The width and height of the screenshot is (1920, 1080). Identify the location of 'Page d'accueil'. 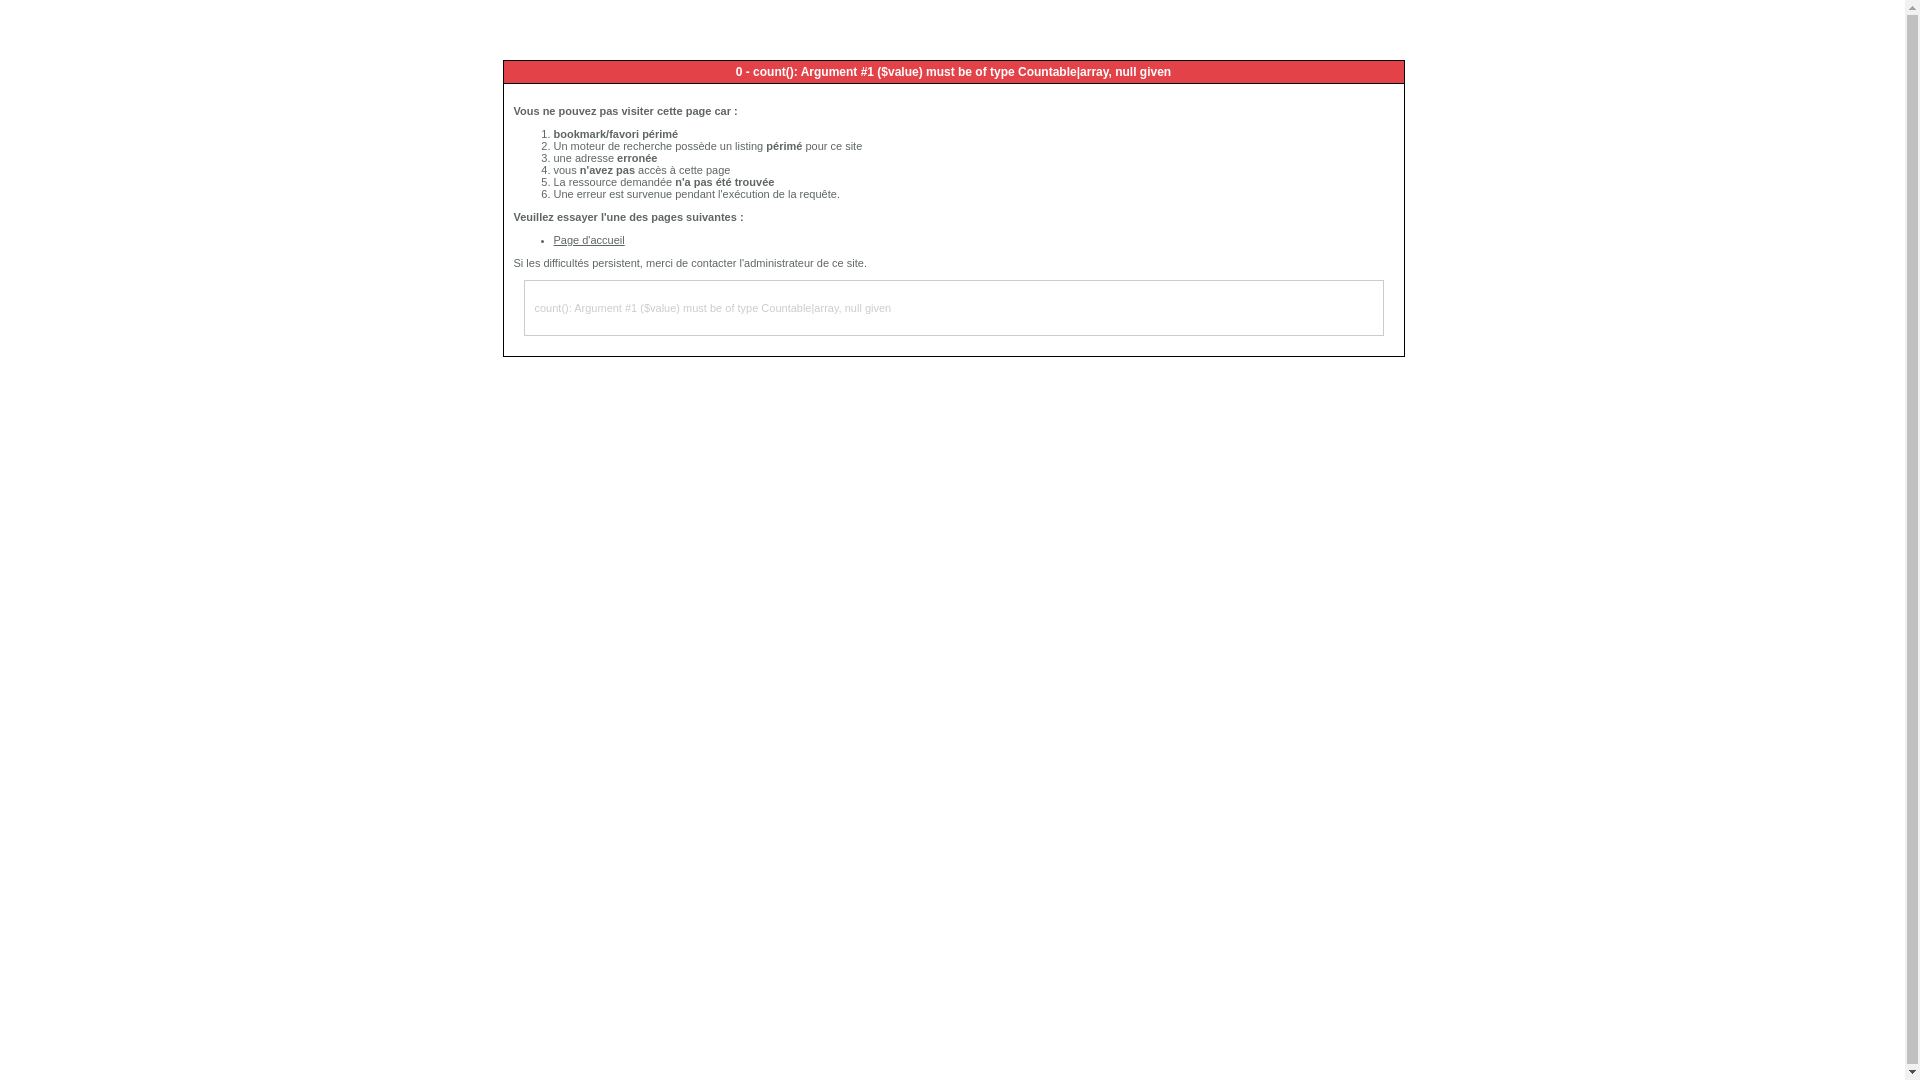
(588, 238).